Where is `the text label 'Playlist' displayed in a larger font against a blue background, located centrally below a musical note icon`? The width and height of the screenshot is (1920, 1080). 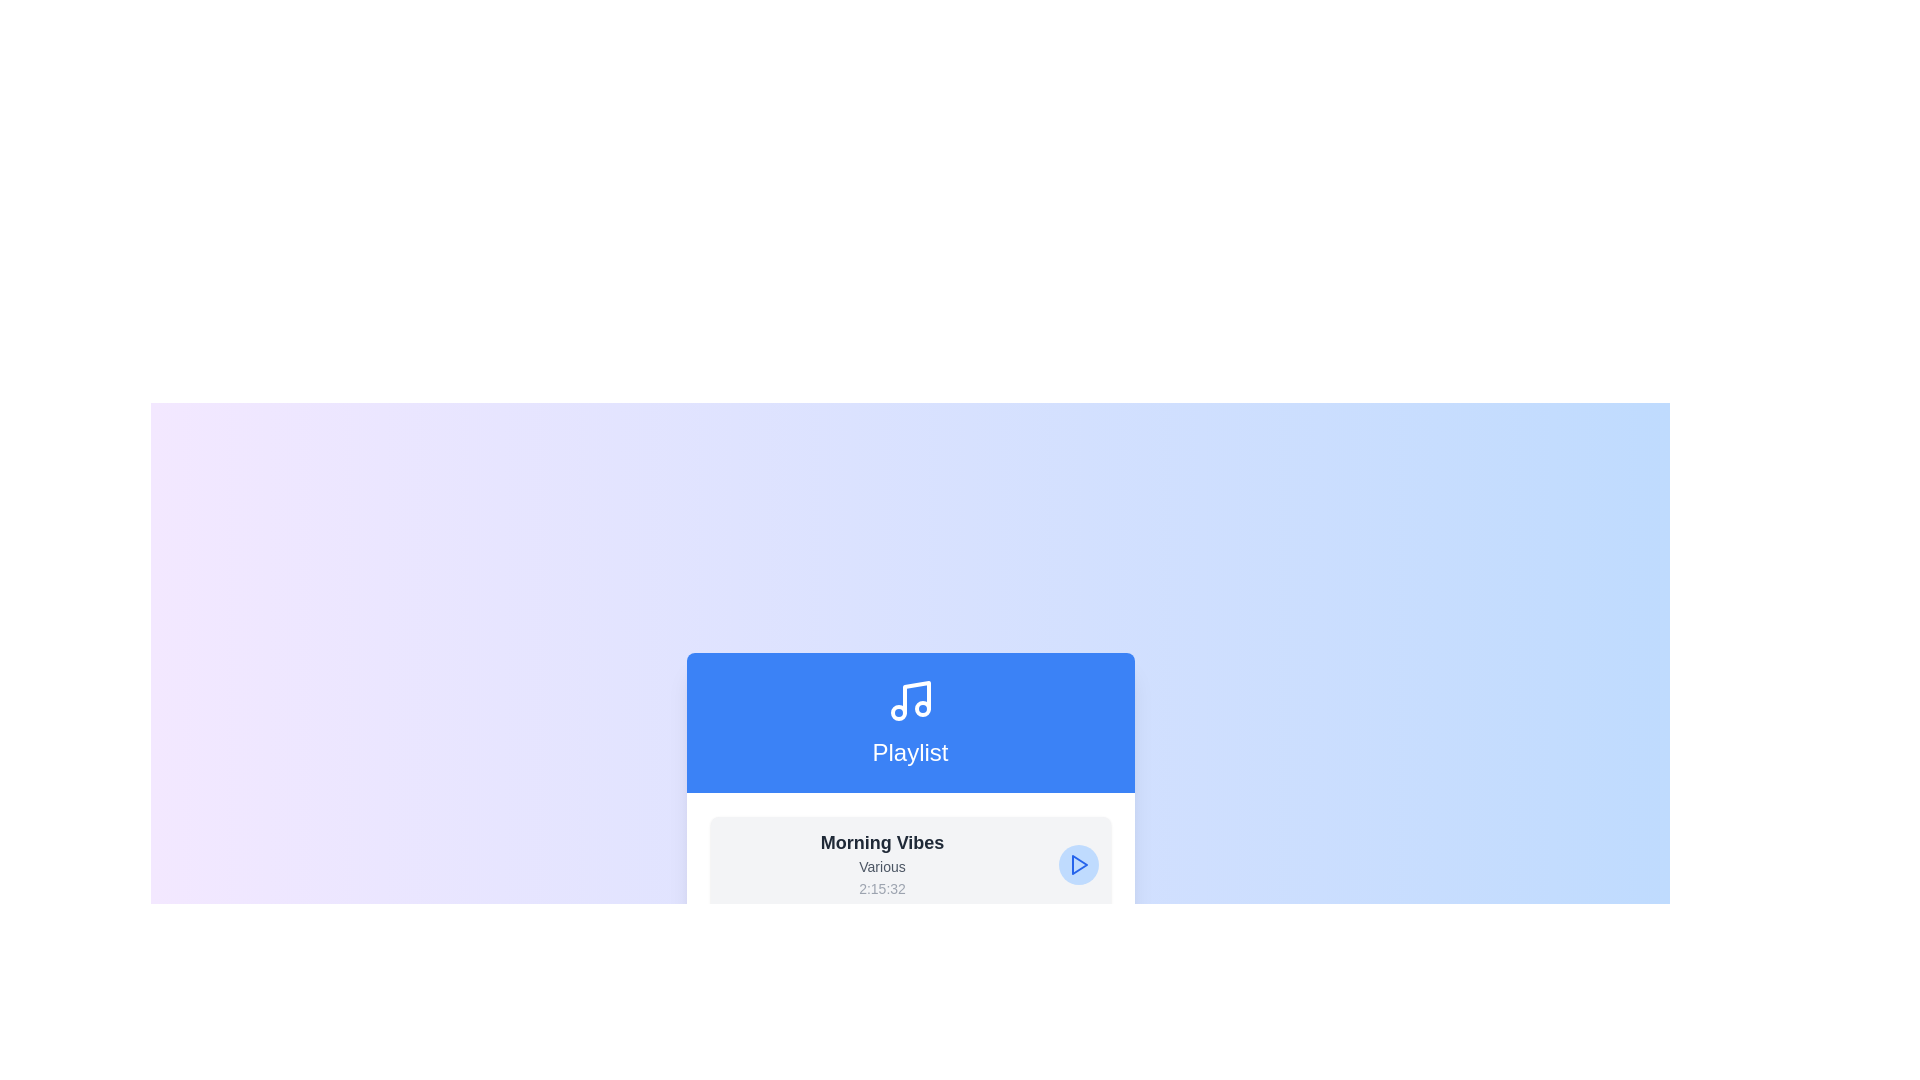
the text label 'Playlist' displayed in a larger font against a blue background, located centrally below a musical note icon is located at coordinates (909, 752).